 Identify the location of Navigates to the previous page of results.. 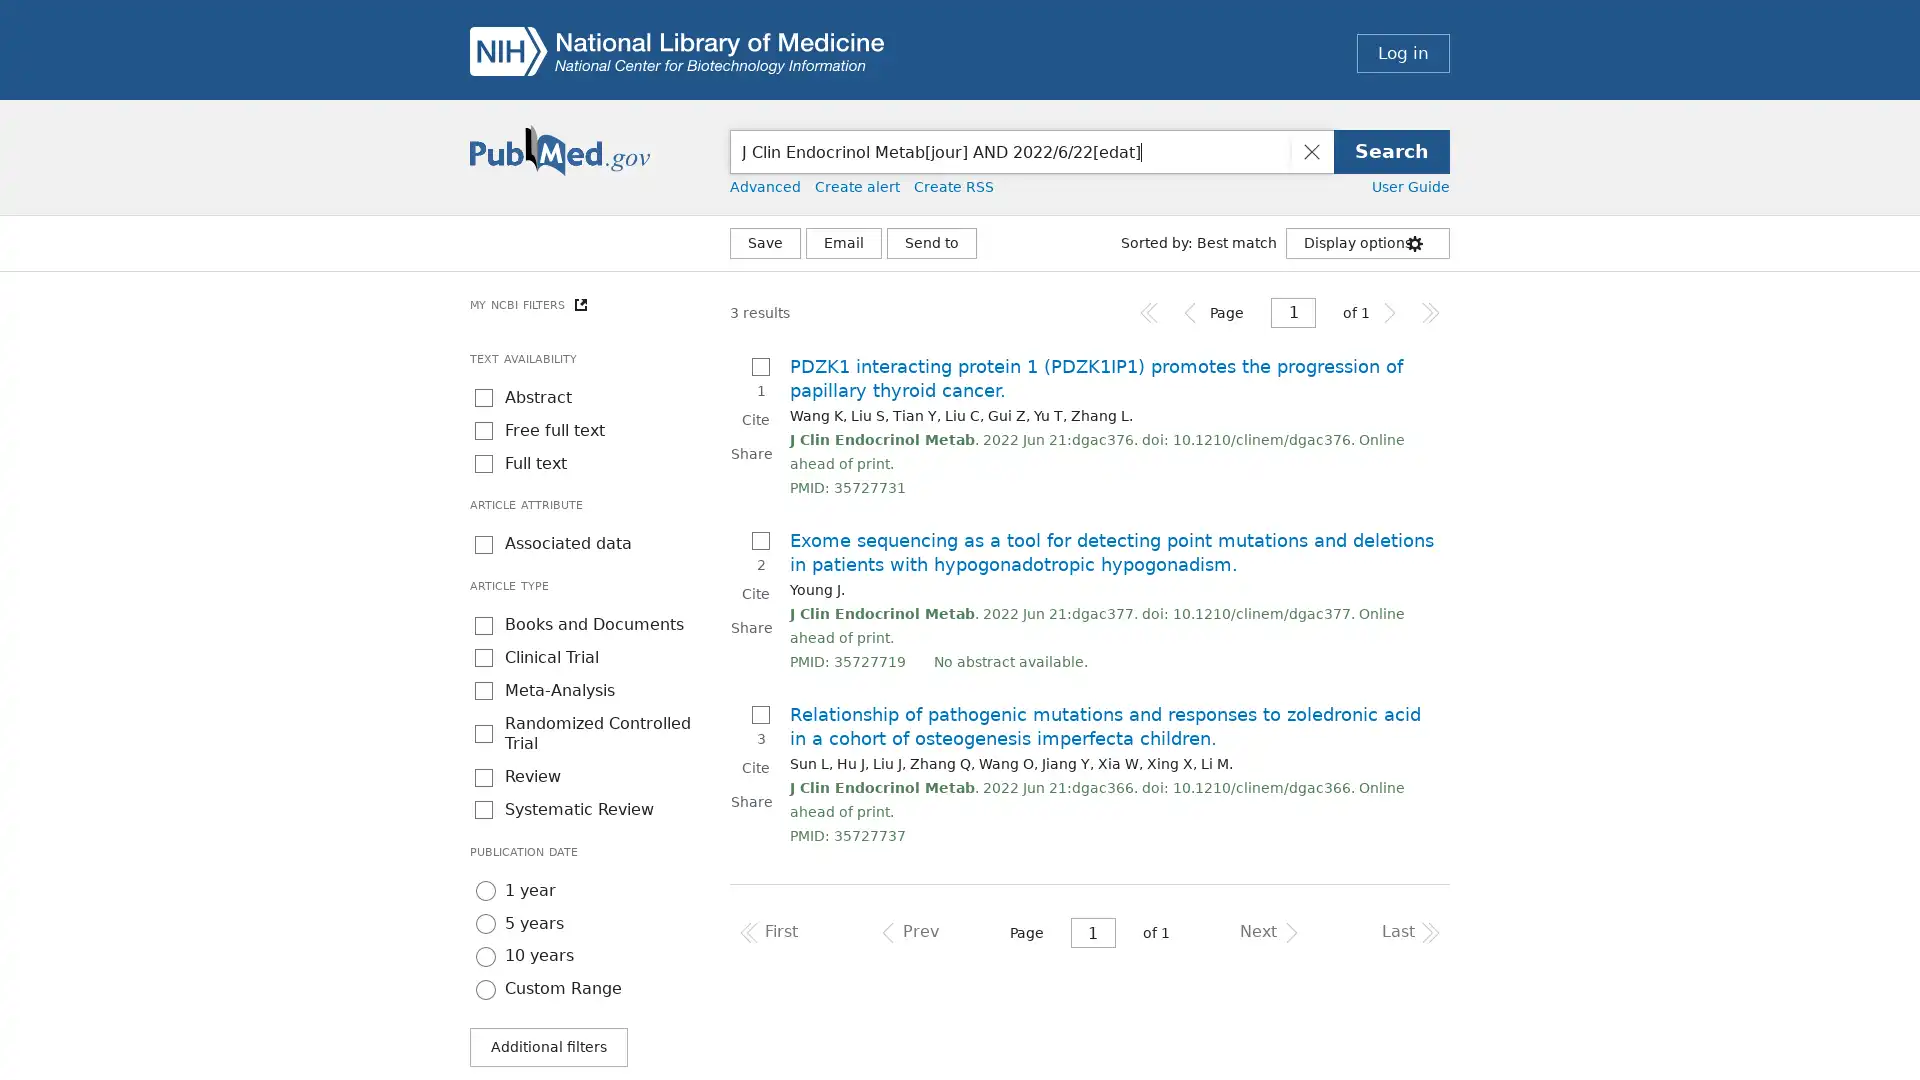
(910, 933).